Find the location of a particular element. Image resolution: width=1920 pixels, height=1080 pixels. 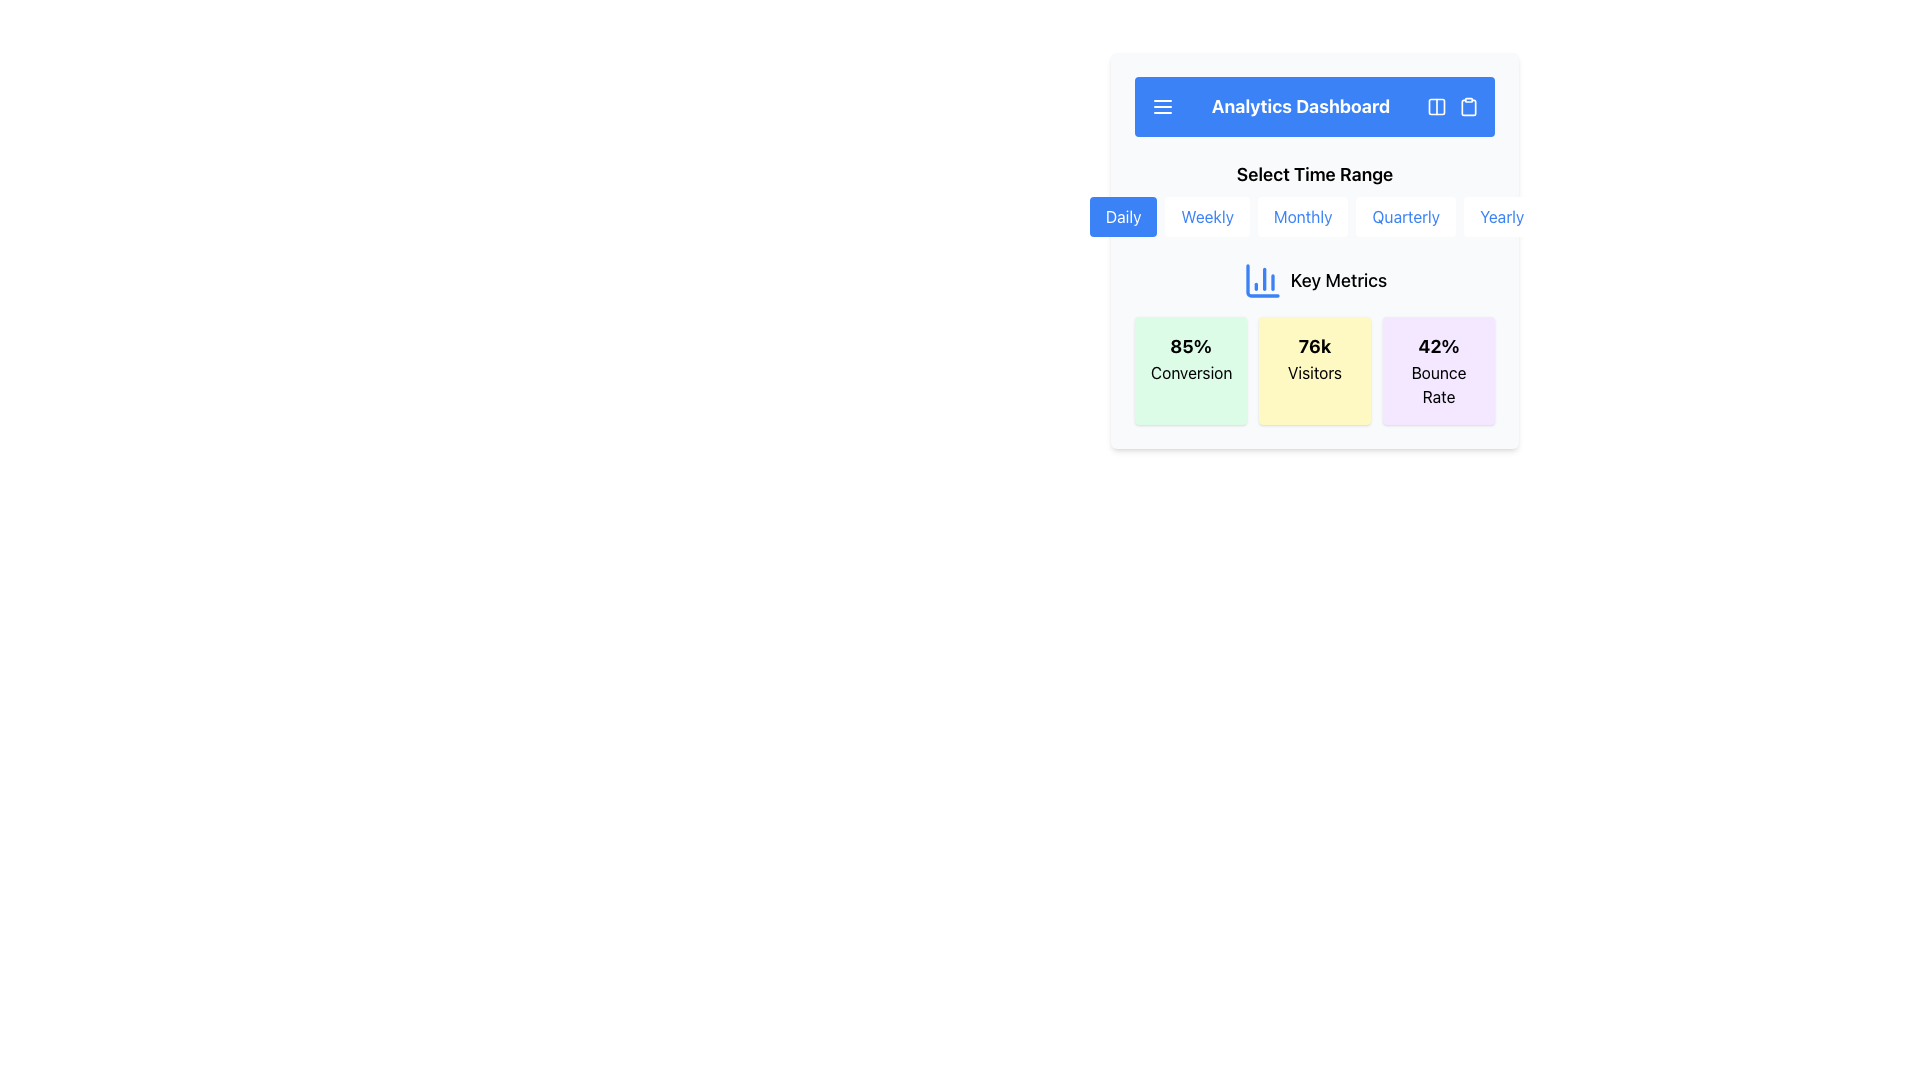

the first icon in the upper-right corner of the 'Analytics Dashboard' blue bar is located at coordinates (1435, 107).